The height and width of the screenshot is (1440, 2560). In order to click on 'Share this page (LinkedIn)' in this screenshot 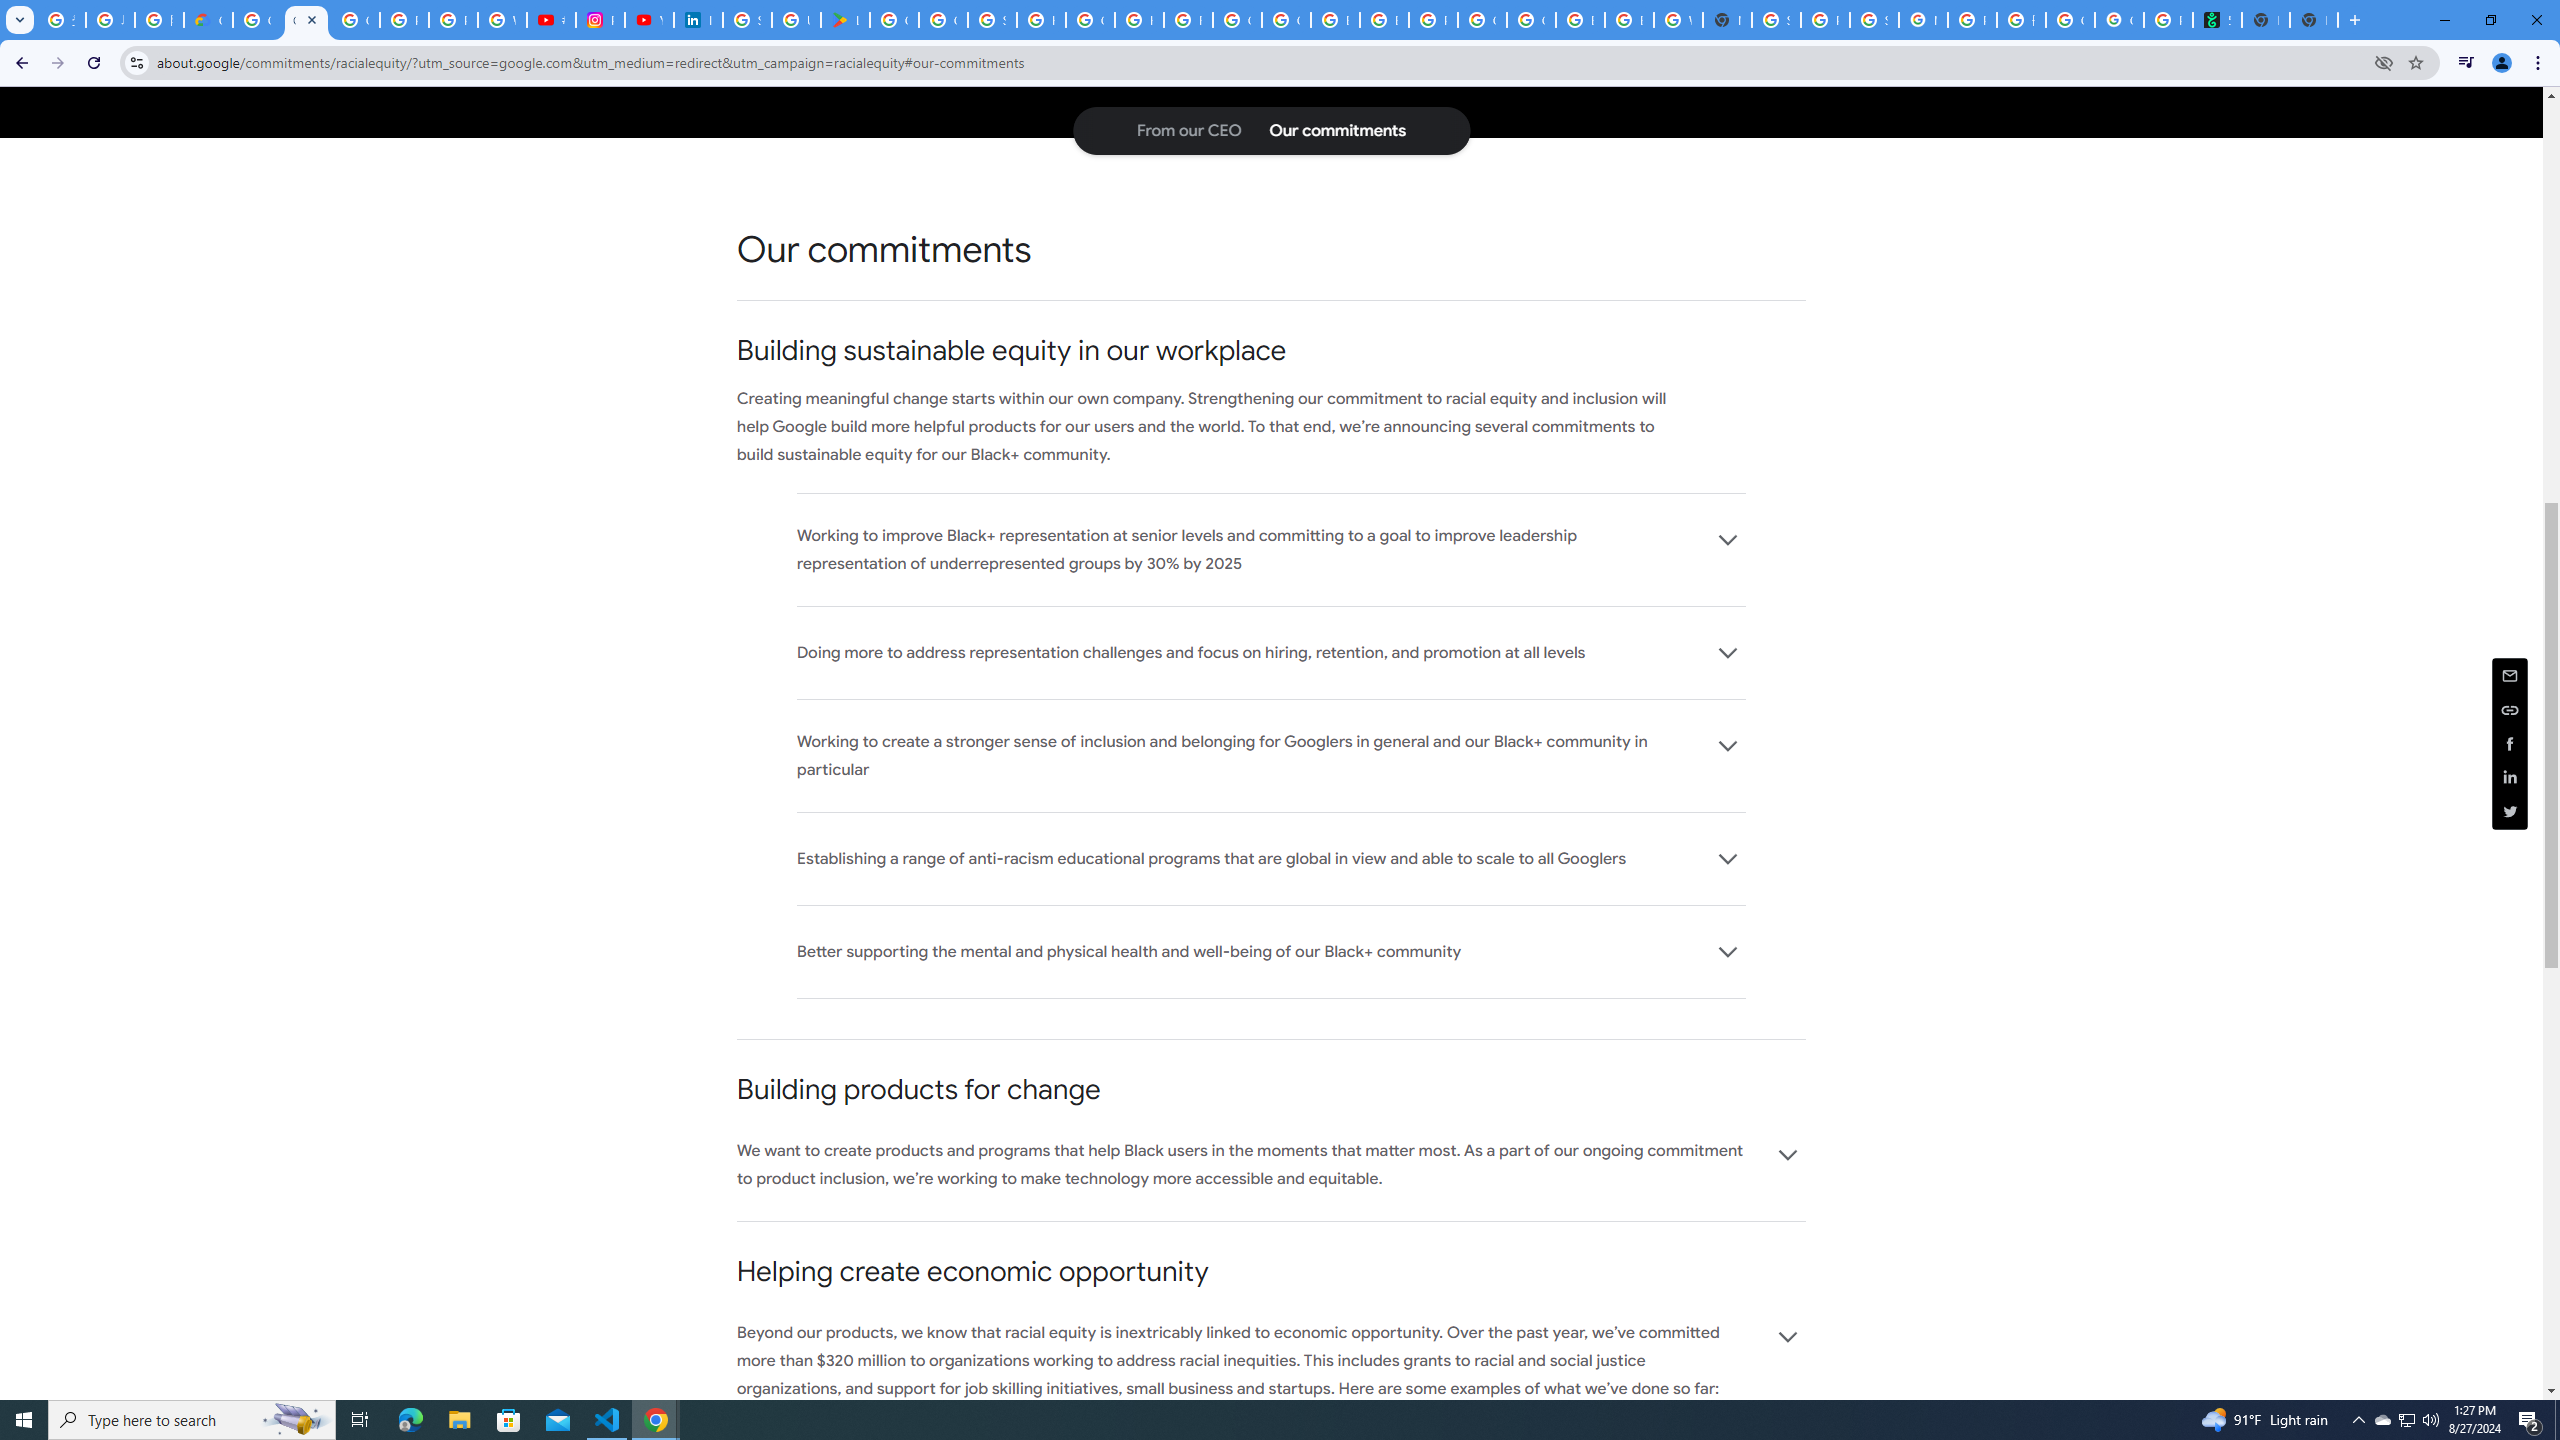, I will do `click(2510, 777)`.